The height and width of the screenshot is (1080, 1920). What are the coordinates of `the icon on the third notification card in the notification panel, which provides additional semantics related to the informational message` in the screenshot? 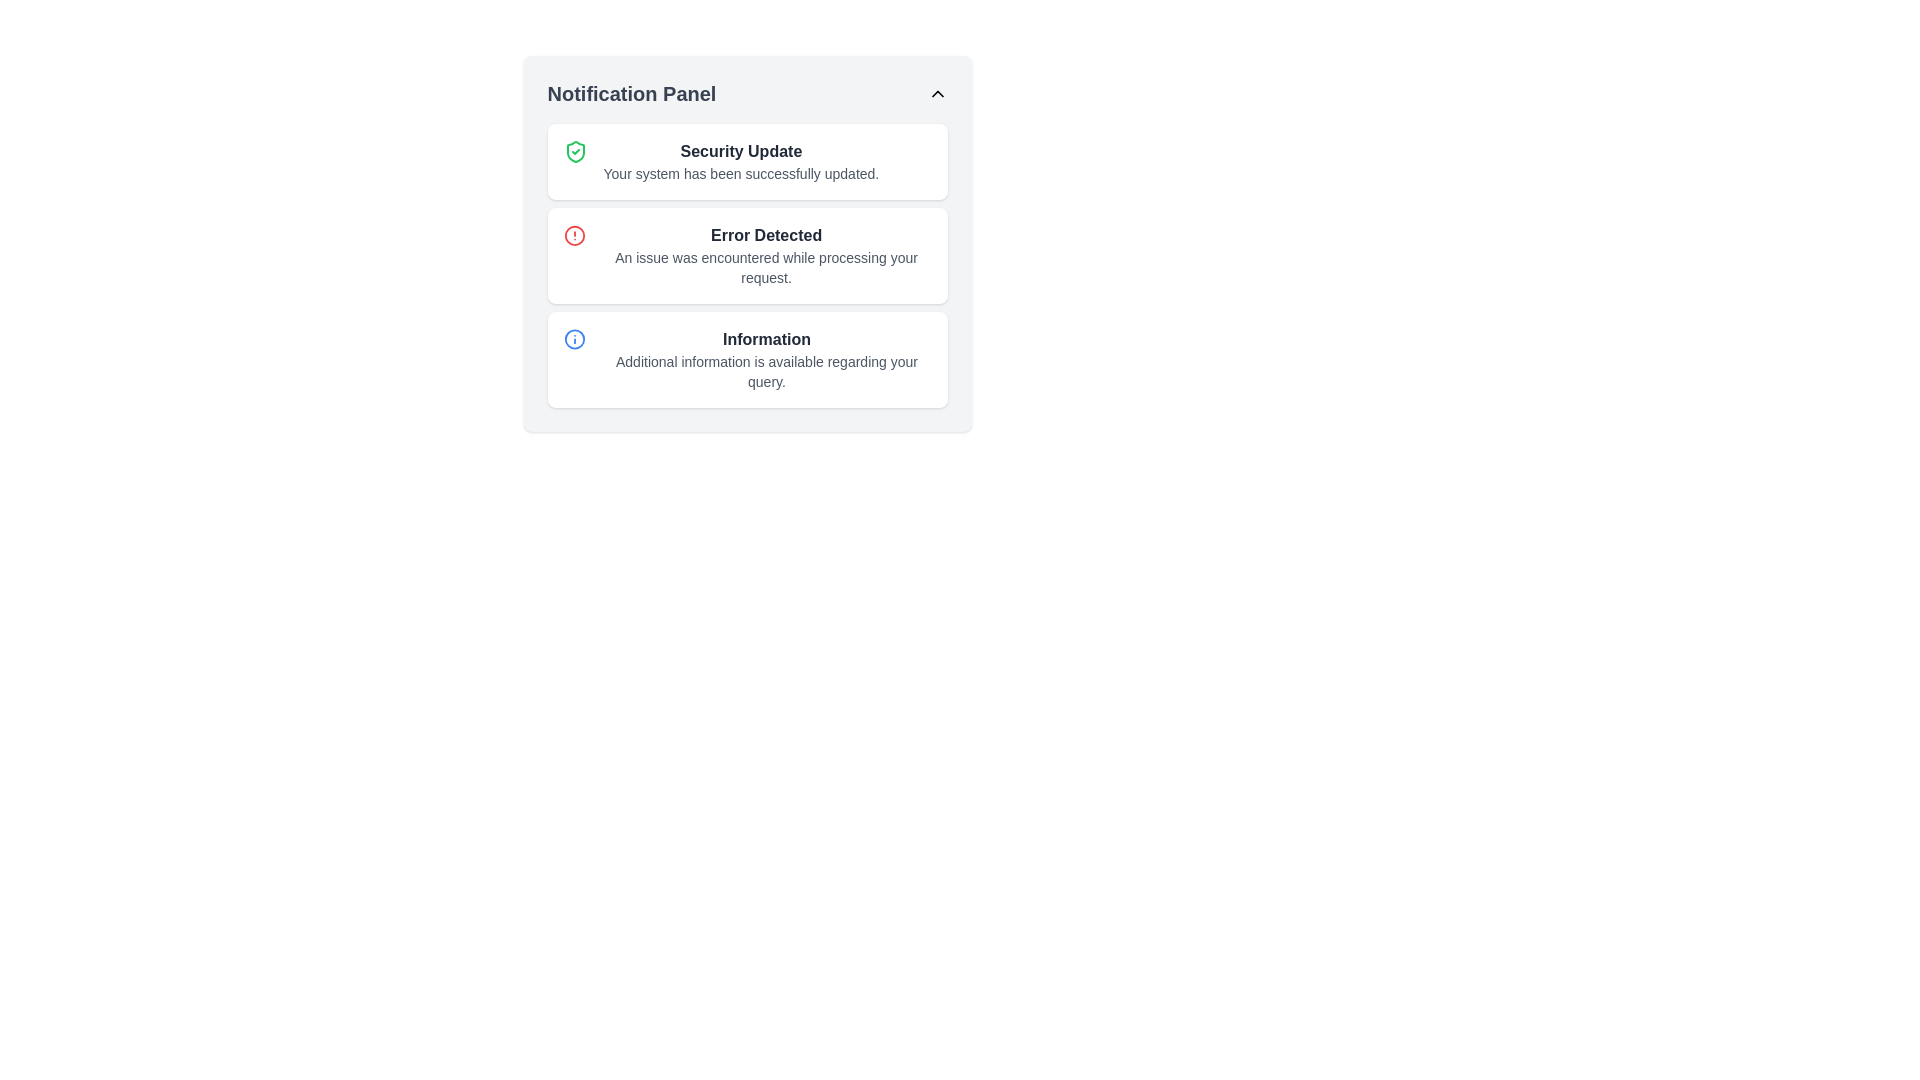 It's located at (746, 358).